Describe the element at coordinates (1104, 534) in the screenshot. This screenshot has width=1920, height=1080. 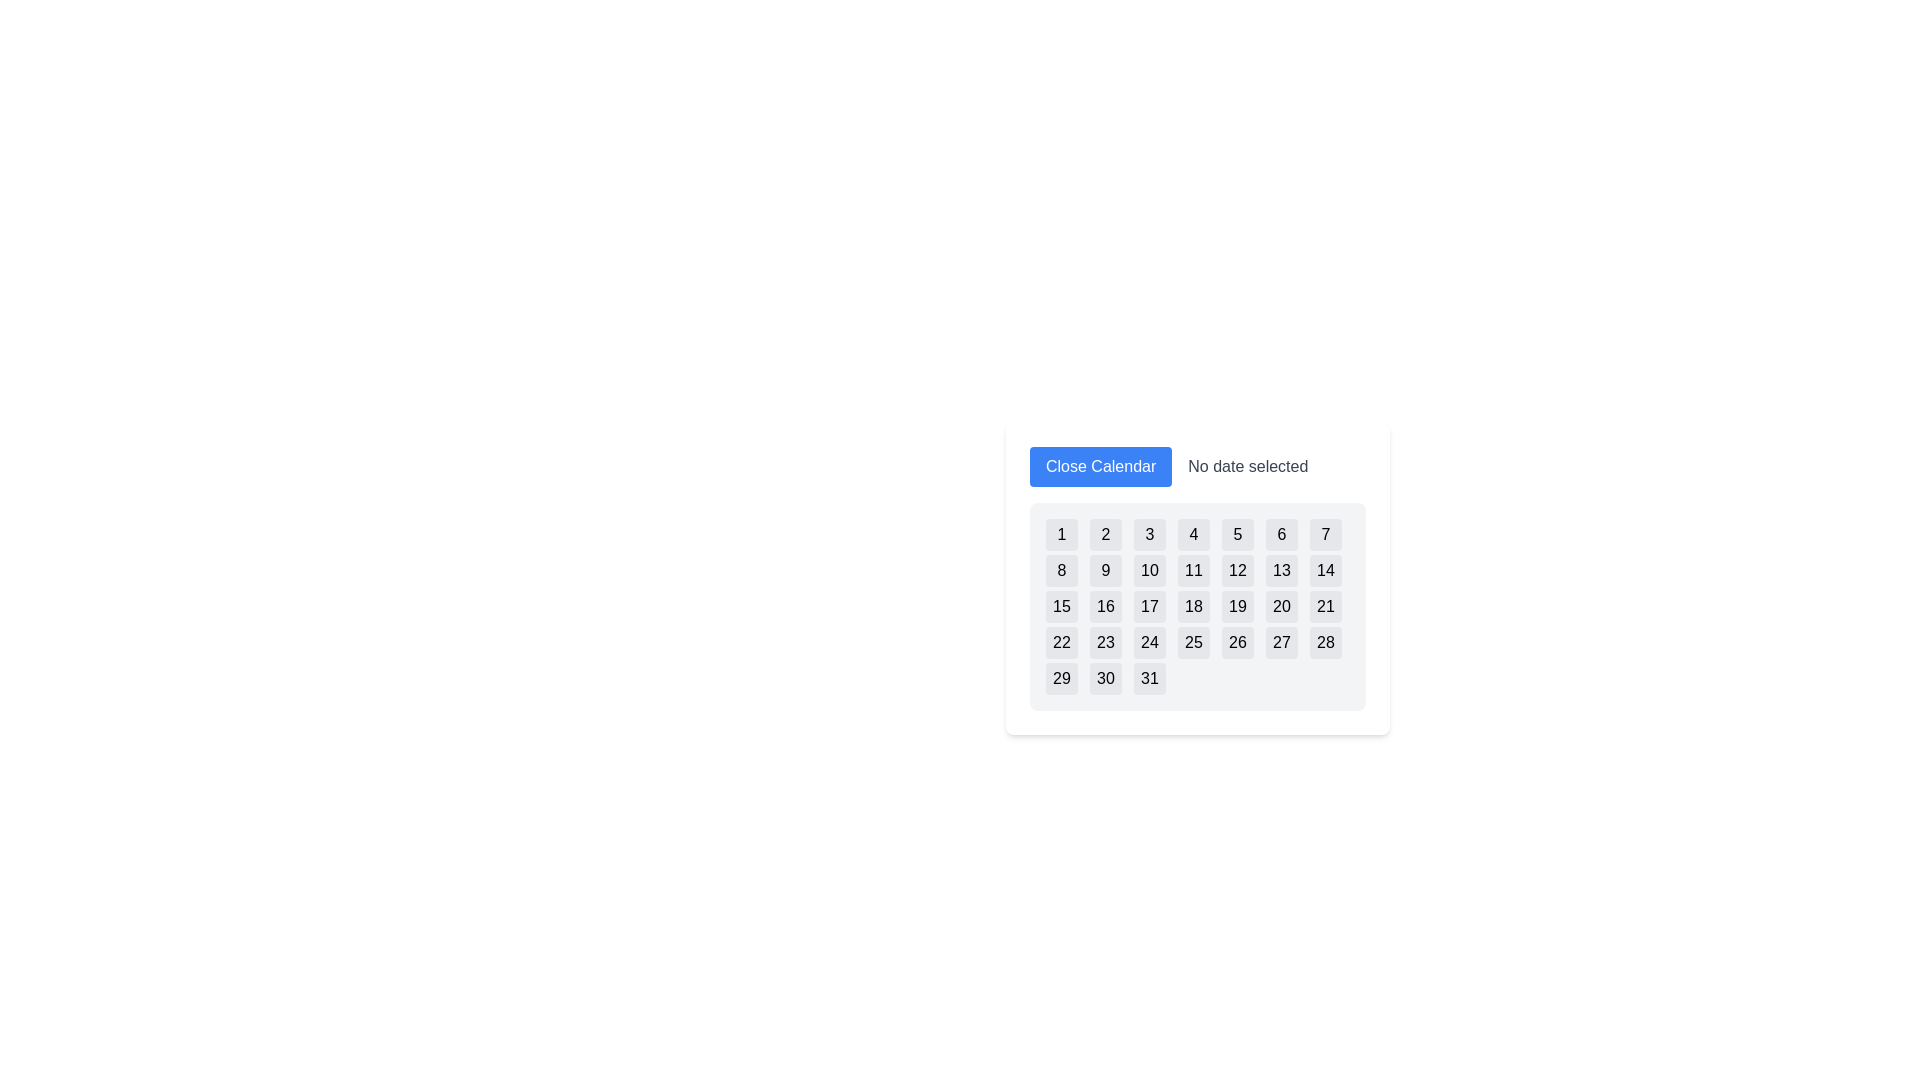
I see `the second button in the top row of the calendar component` at that location.